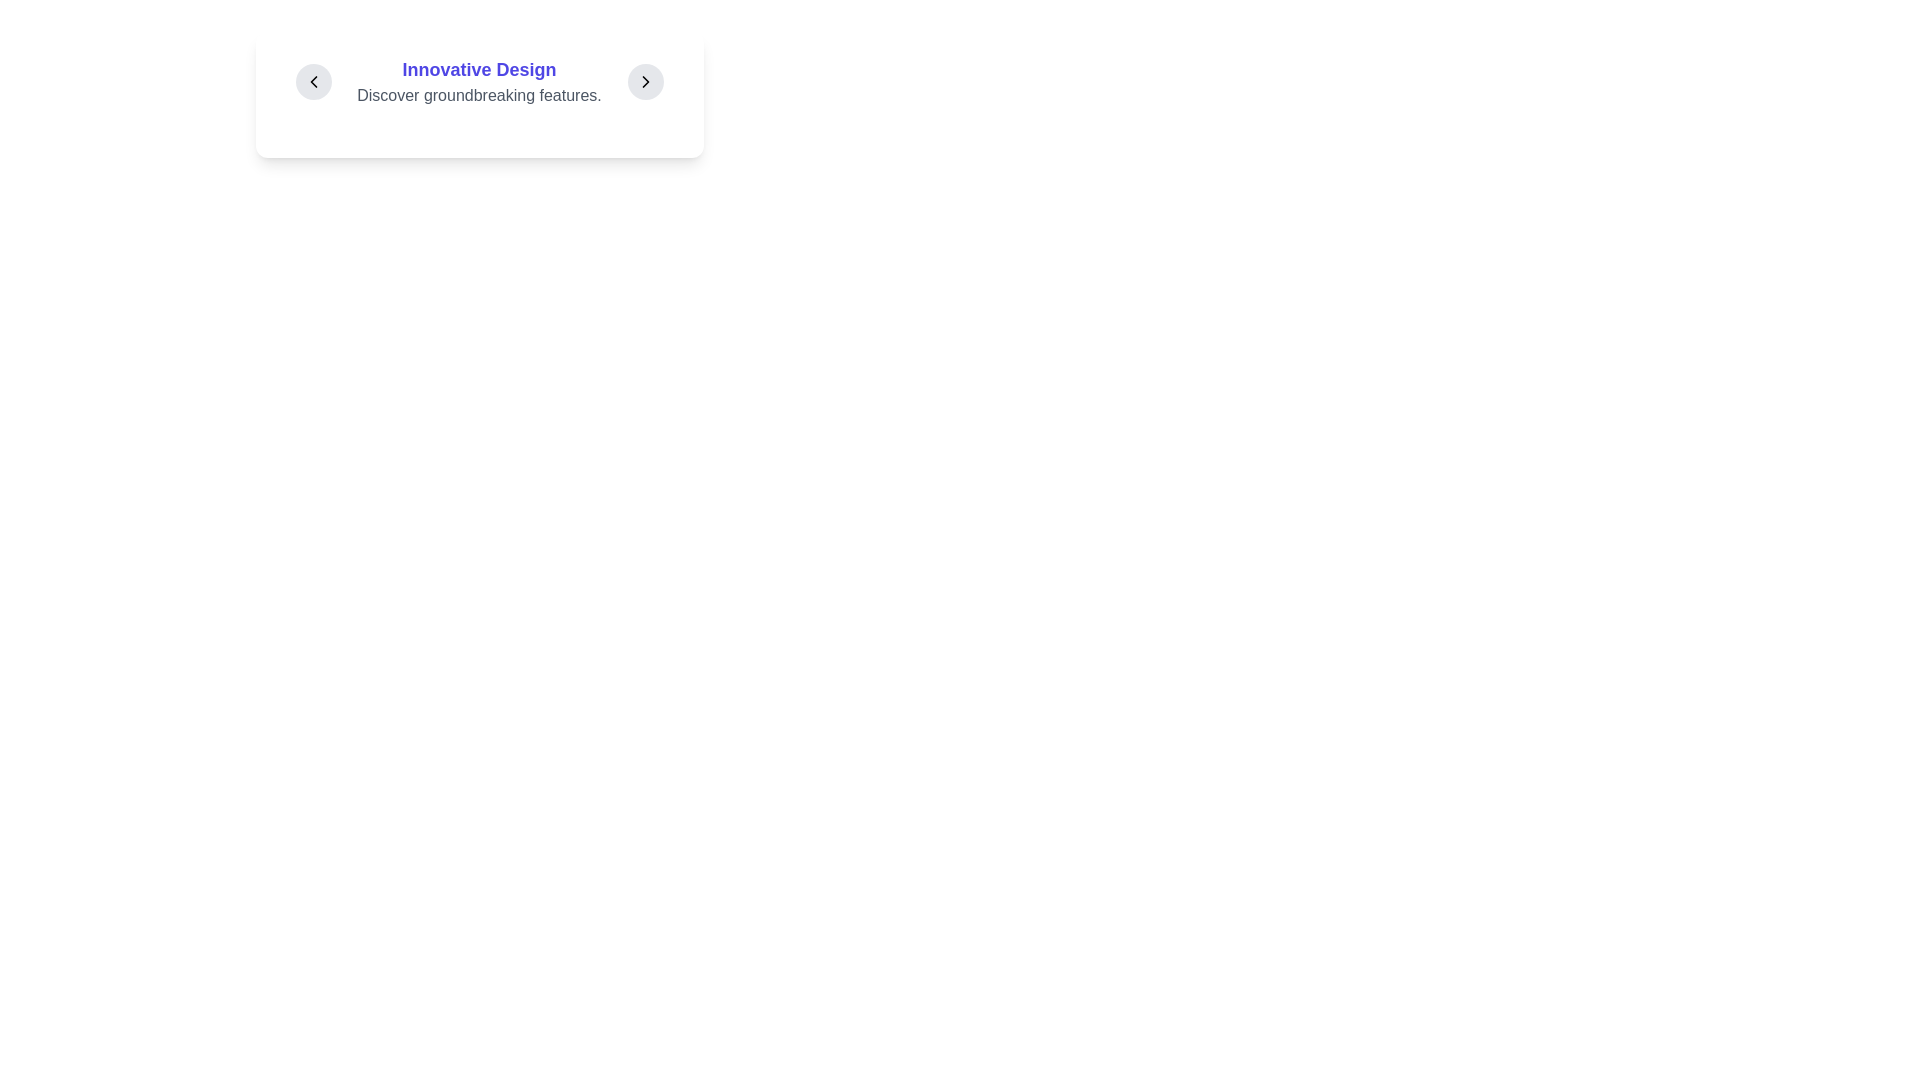 The width and height of the screenshot is (1920, 1080). What do you see at coordinates (478, 96) in the screenshot?
I see `the text label that reads 'Discover groundbreaking features.' which is styled in gray and positioned below the heading 'Innovative Design'` at bounding box center [478, 96].